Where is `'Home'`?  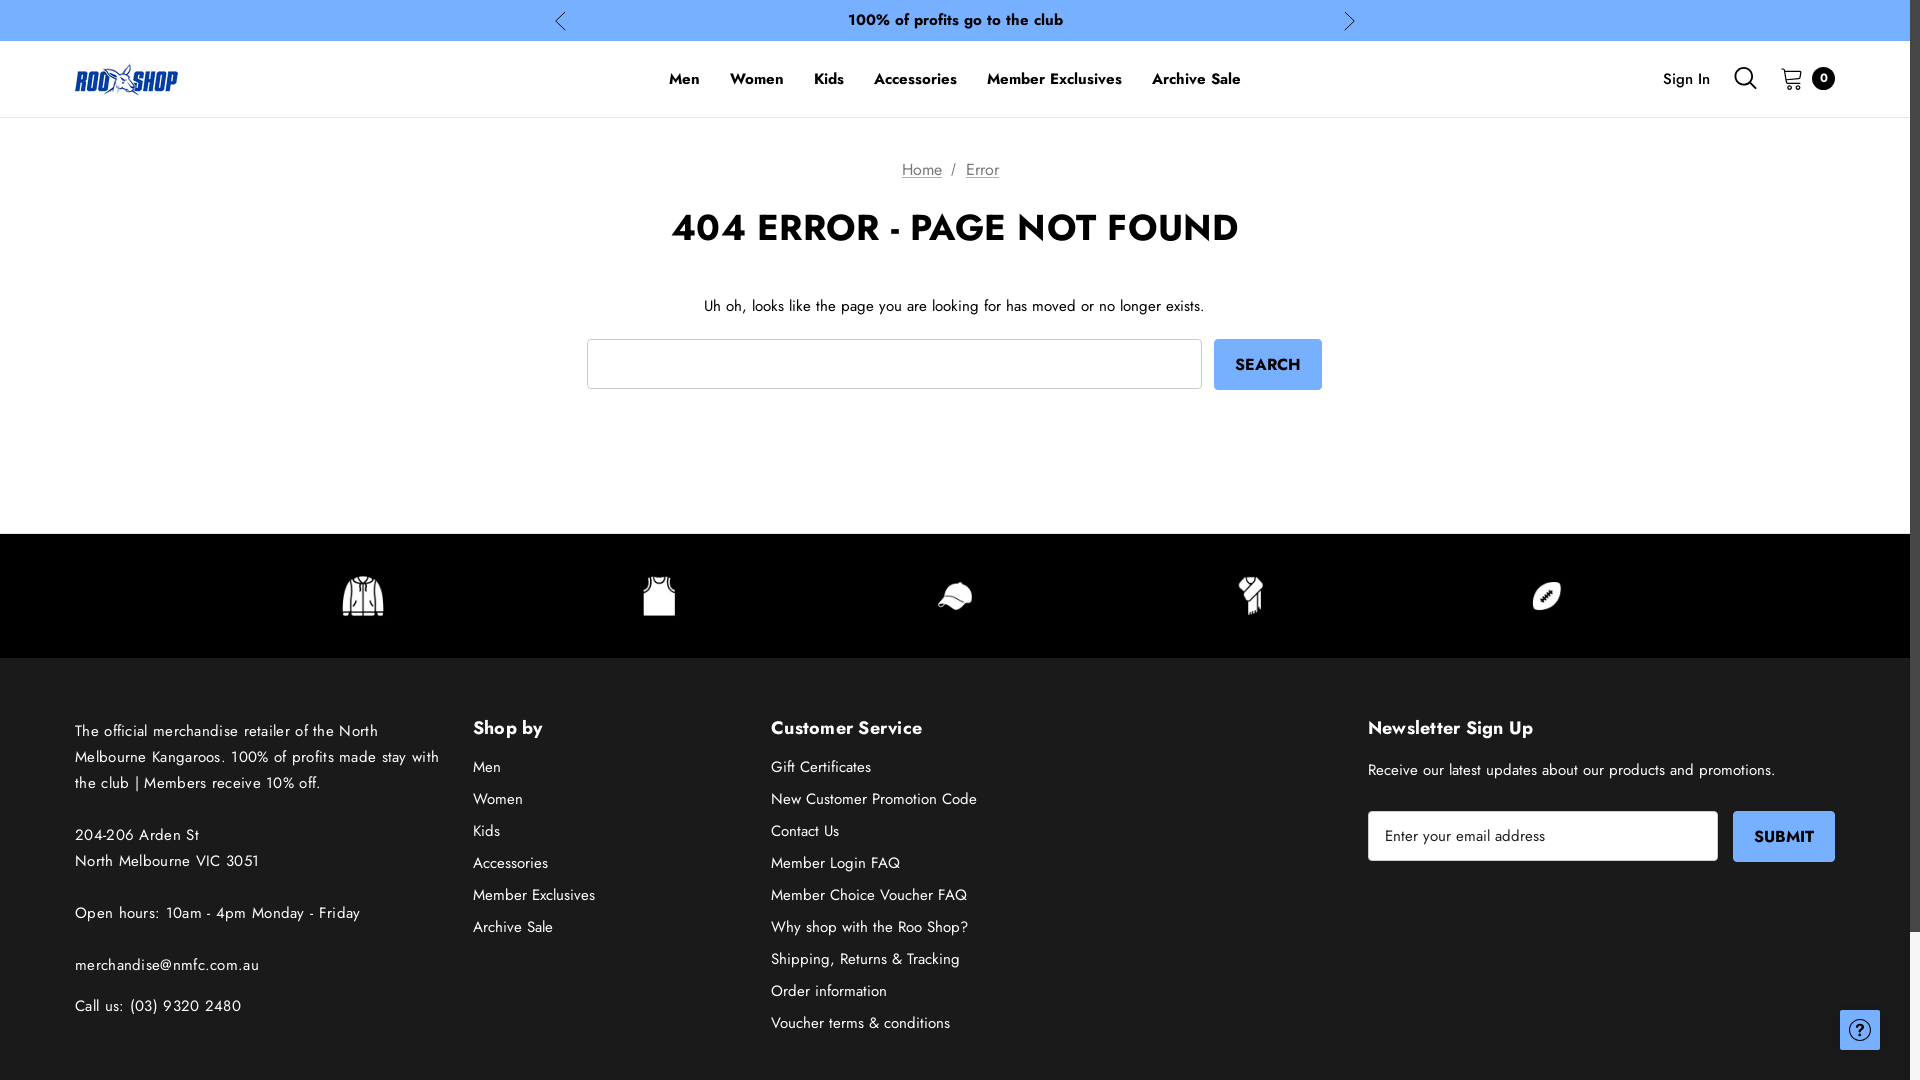
'Home' is located at coordinates (920, 168).